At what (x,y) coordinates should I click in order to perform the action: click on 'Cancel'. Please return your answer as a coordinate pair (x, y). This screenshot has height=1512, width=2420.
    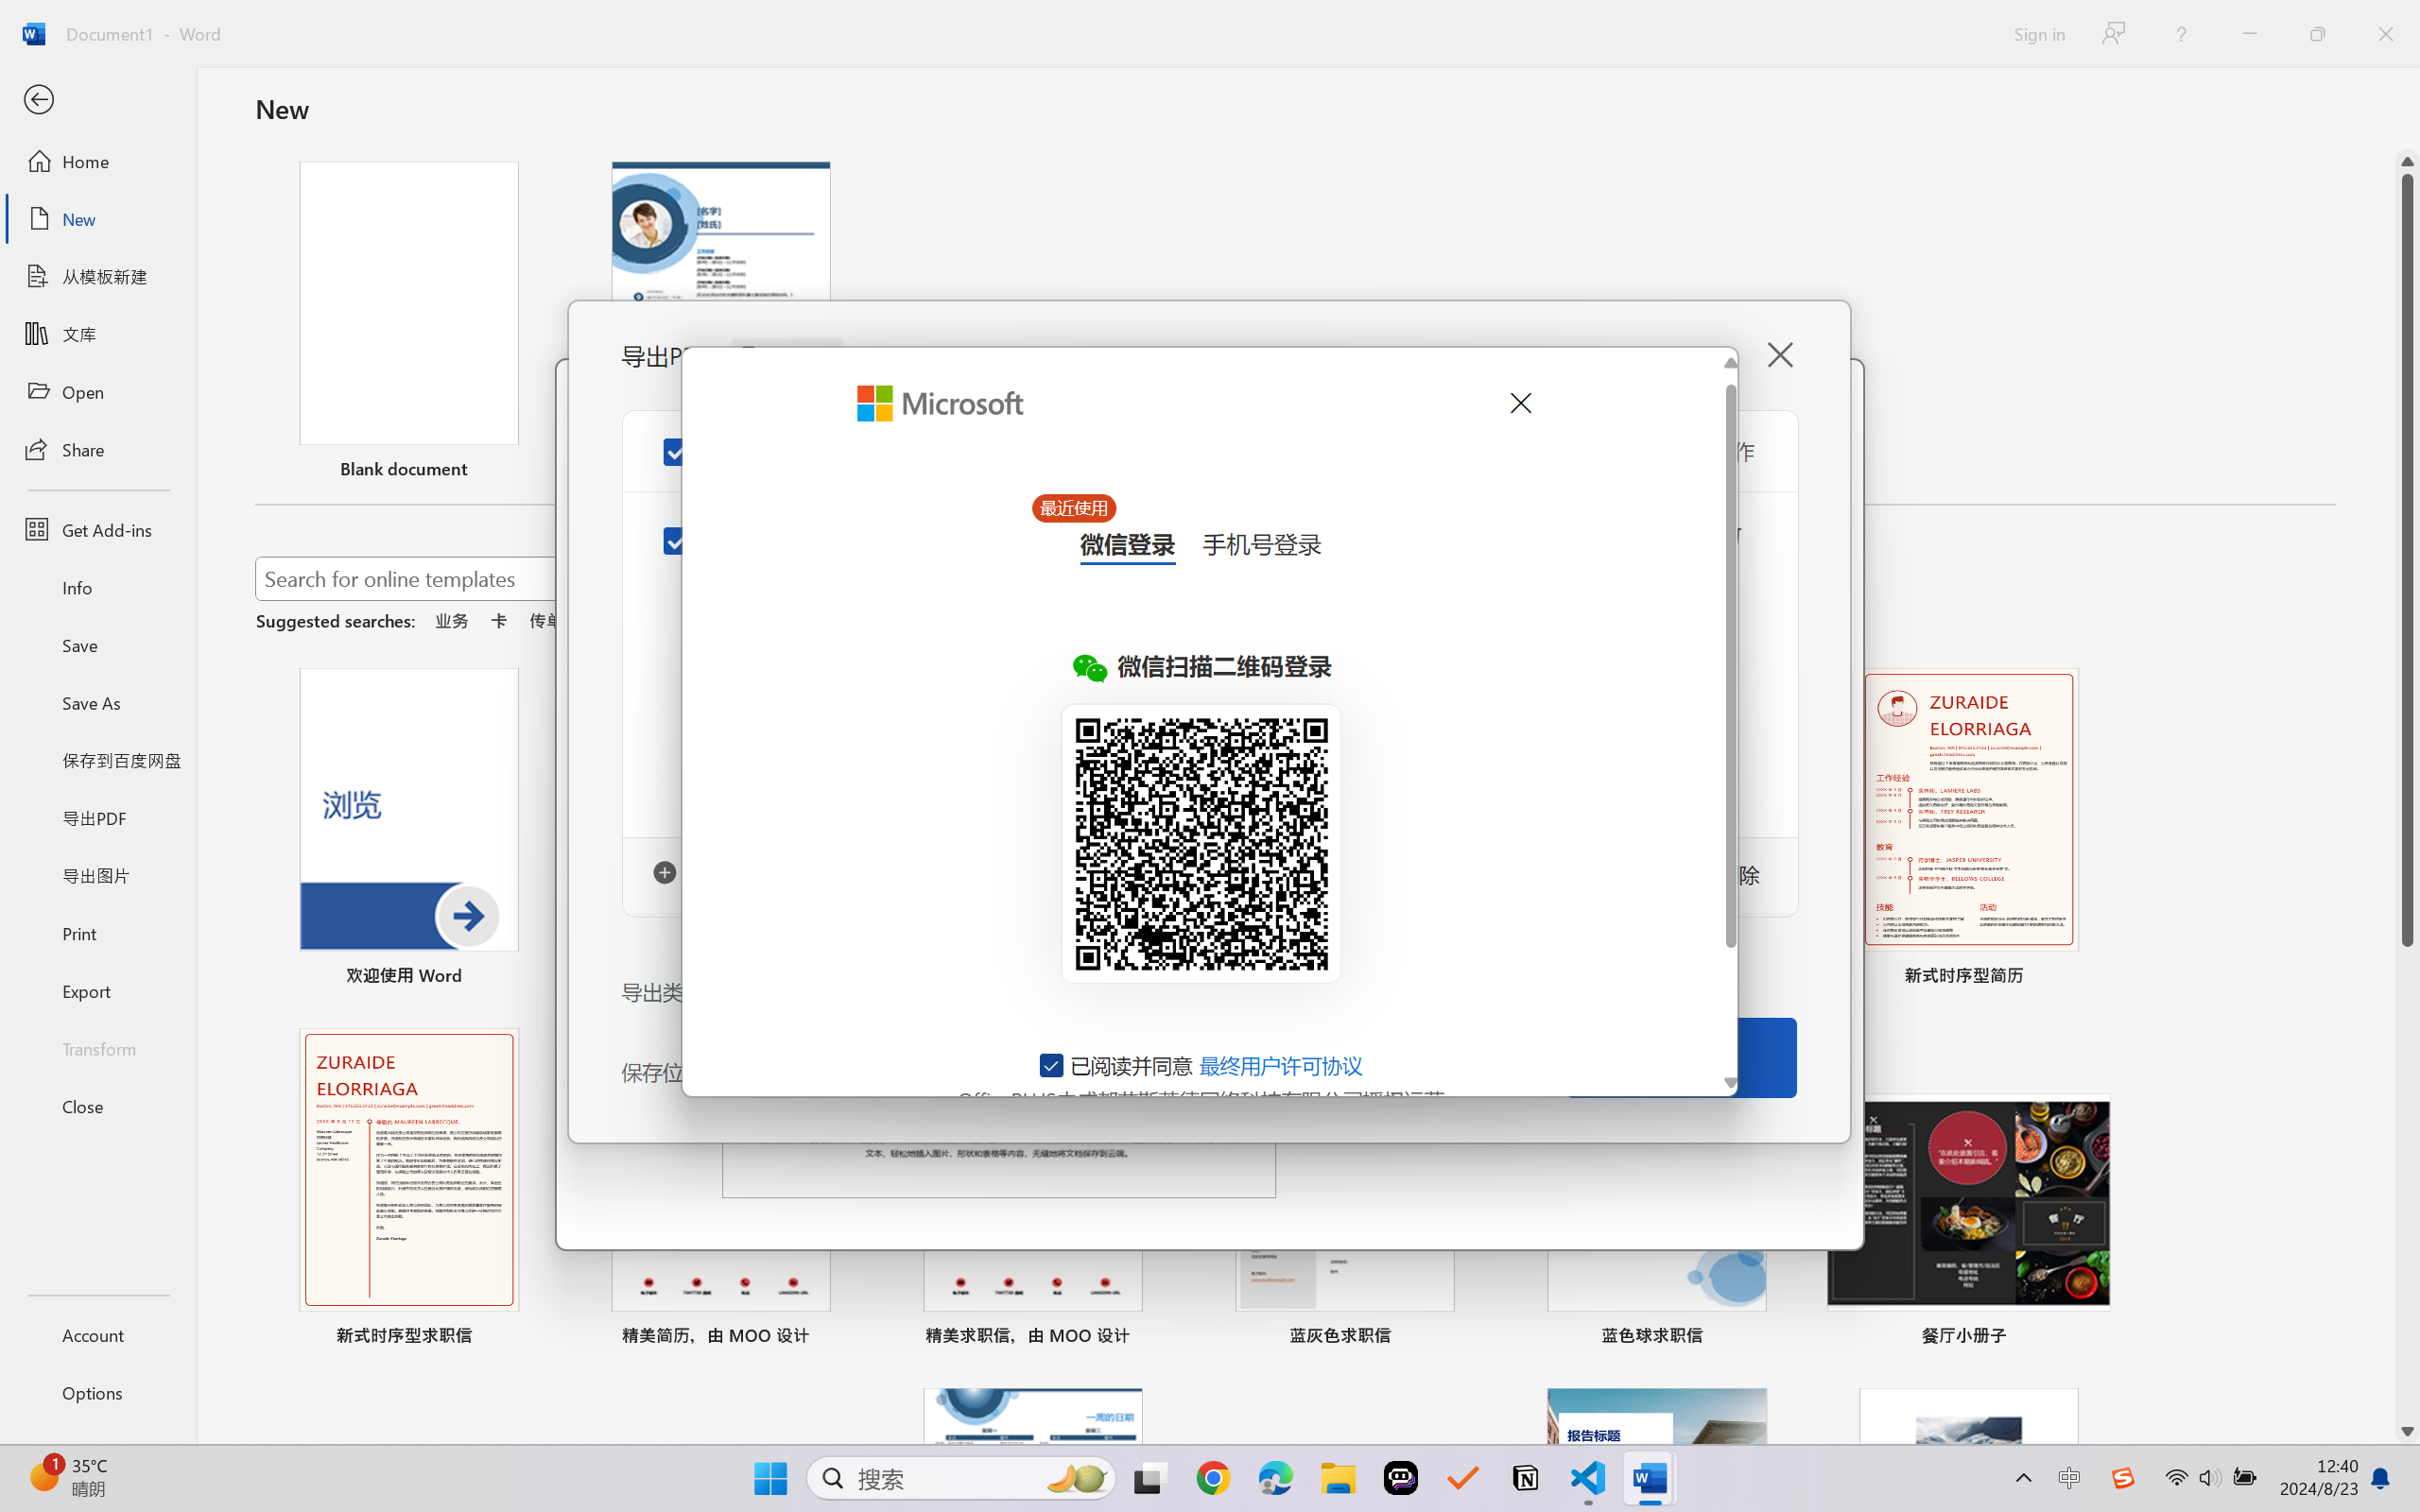
    Looking at the image, I should click on (1518, 402).